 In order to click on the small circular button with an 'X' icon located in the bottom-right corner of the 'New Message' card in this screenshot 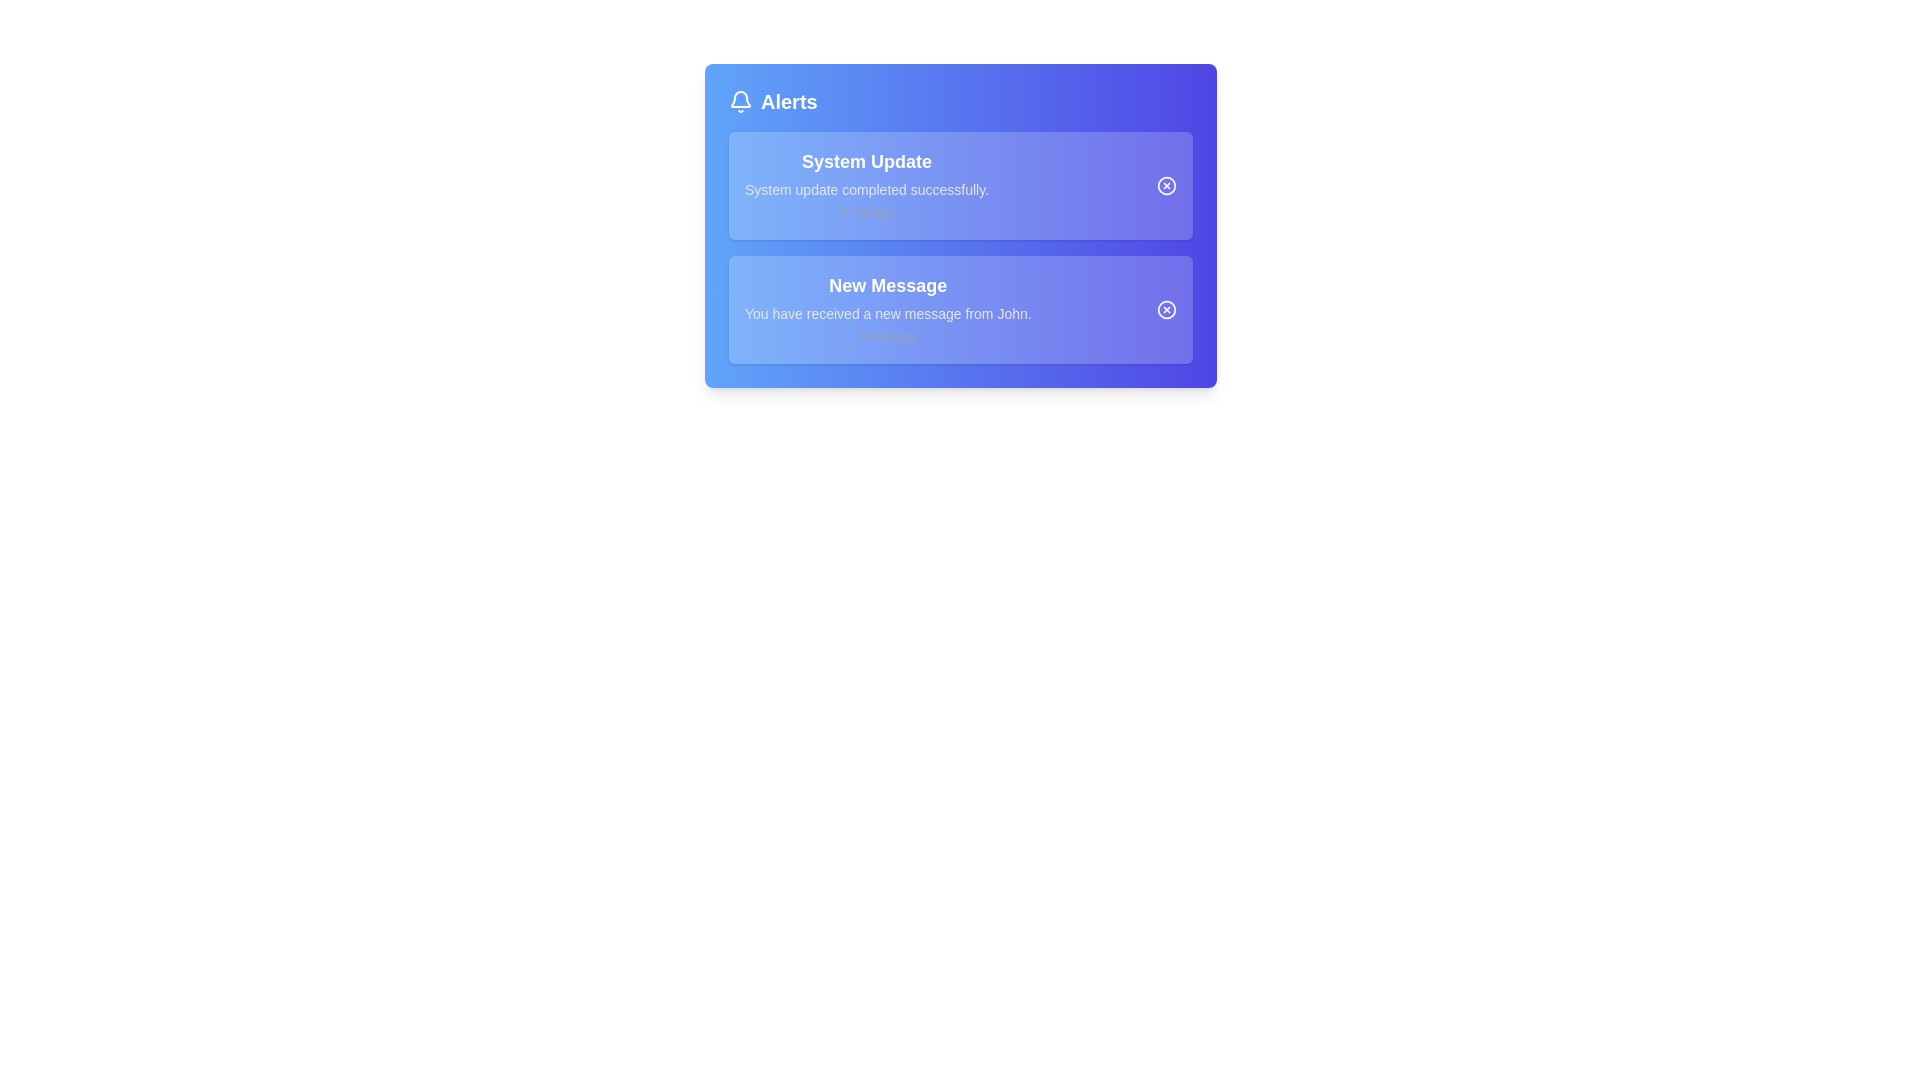, I will do `click(1166, 309)`.